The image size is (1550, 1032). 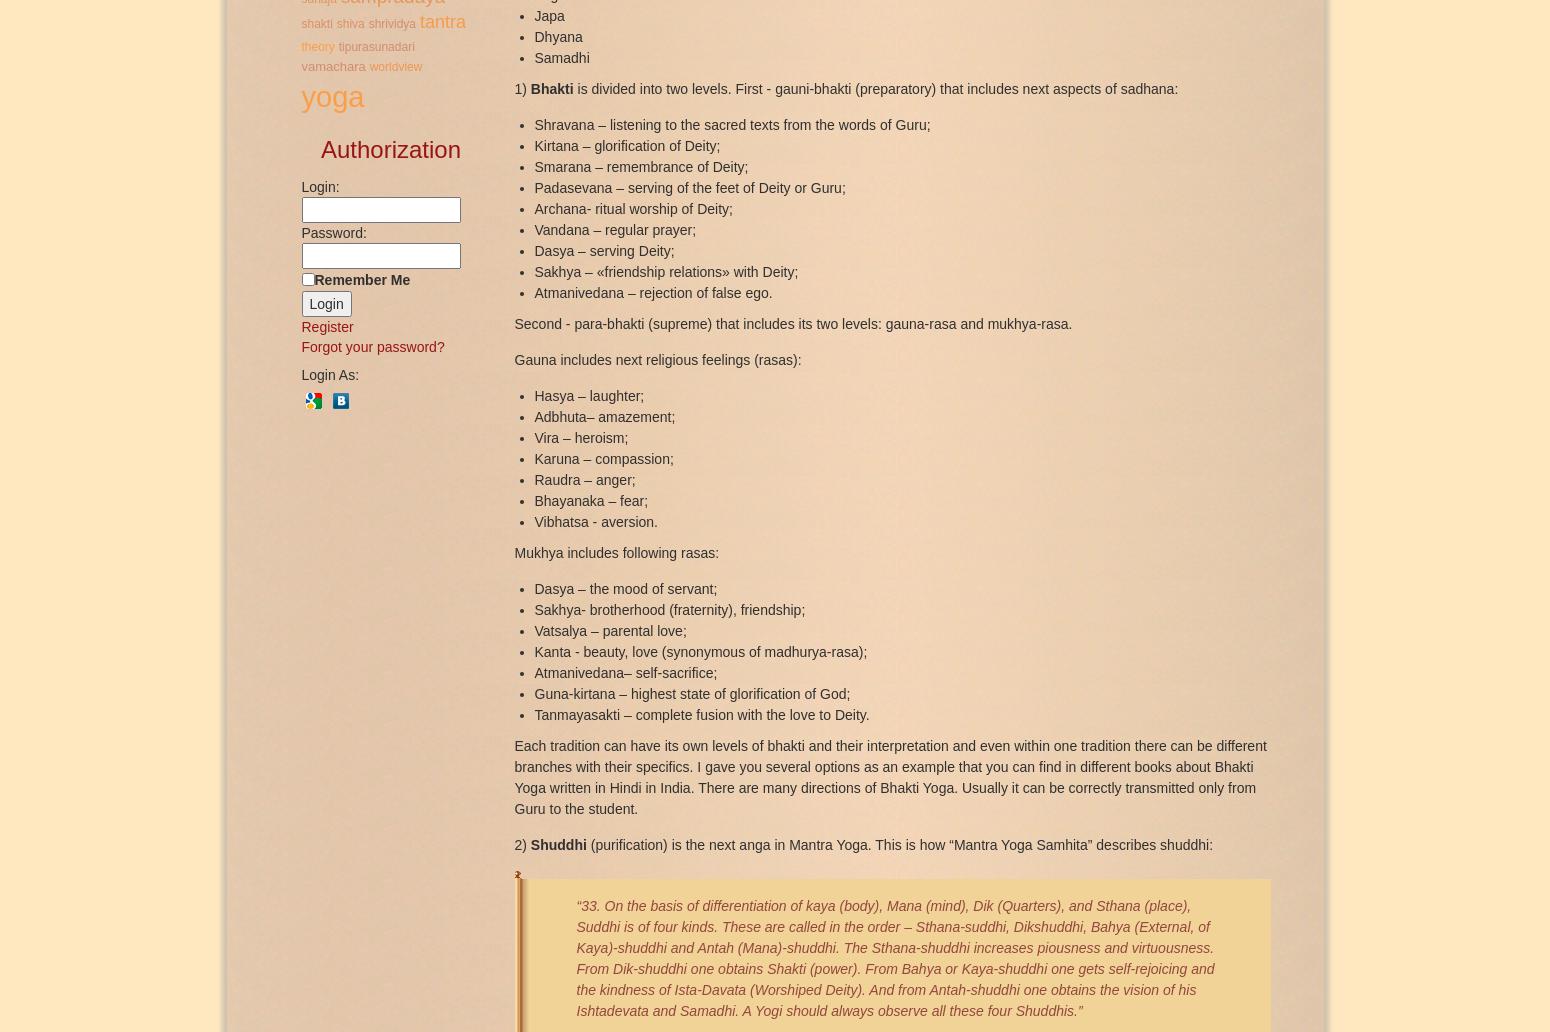 I want to click on 'vamachara', so click(x=331, y=66).